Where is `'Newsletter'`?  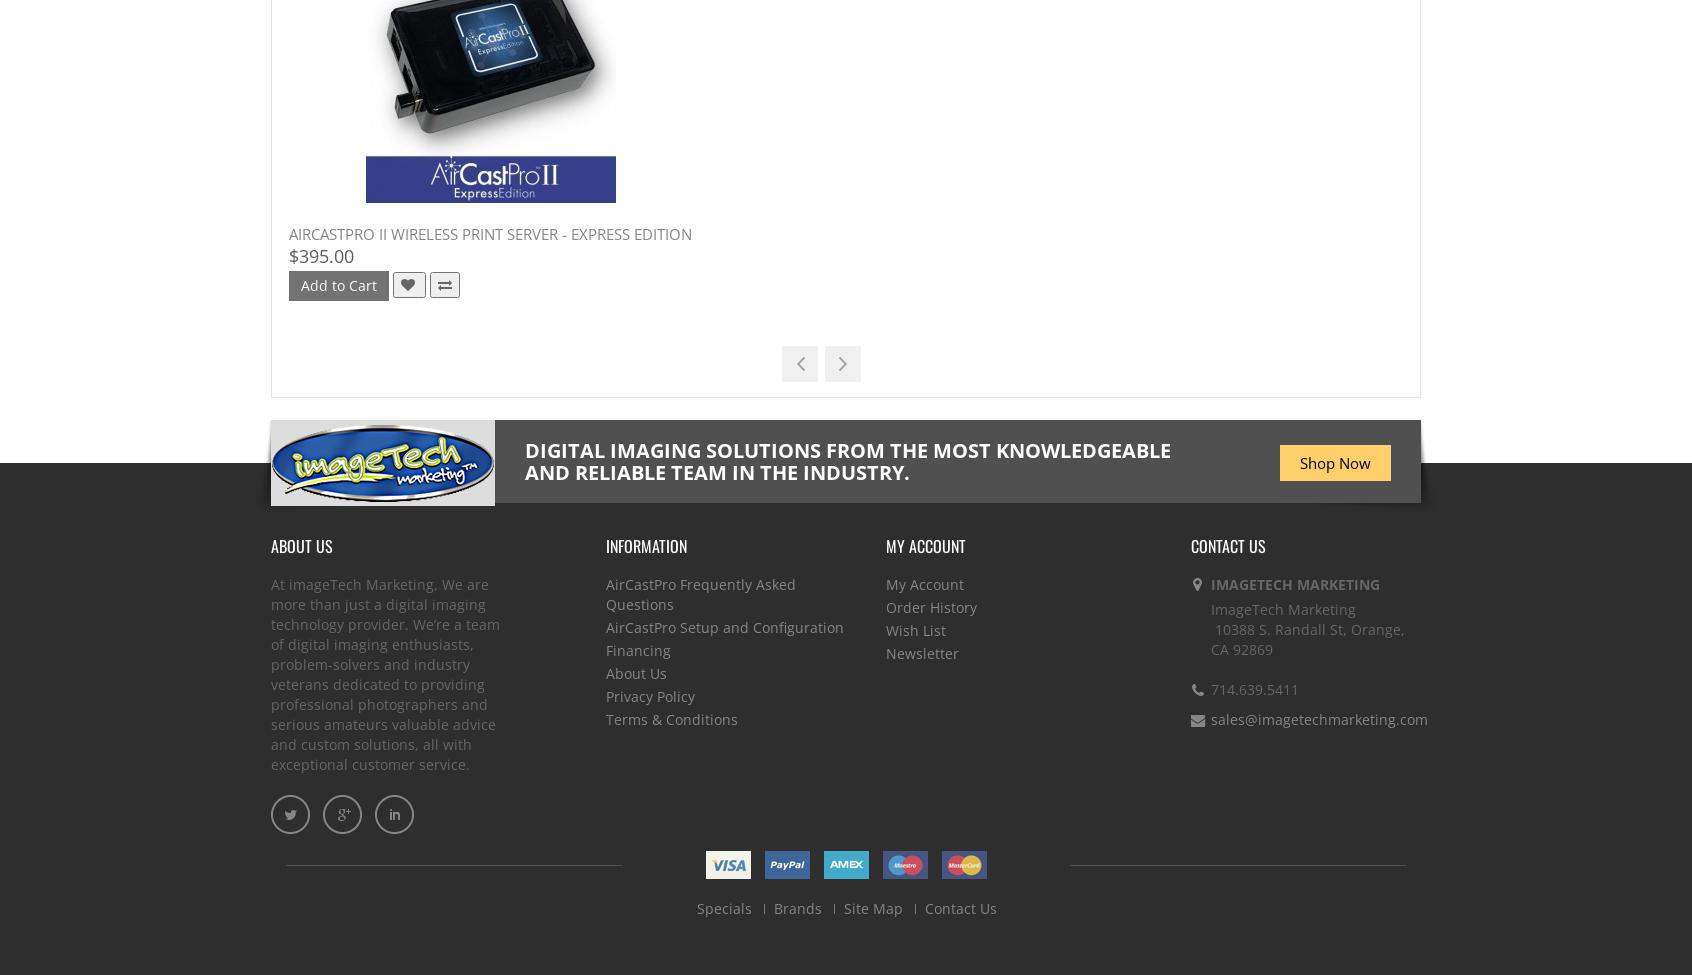 'Newsletter' is located at coordinates (922, 653).